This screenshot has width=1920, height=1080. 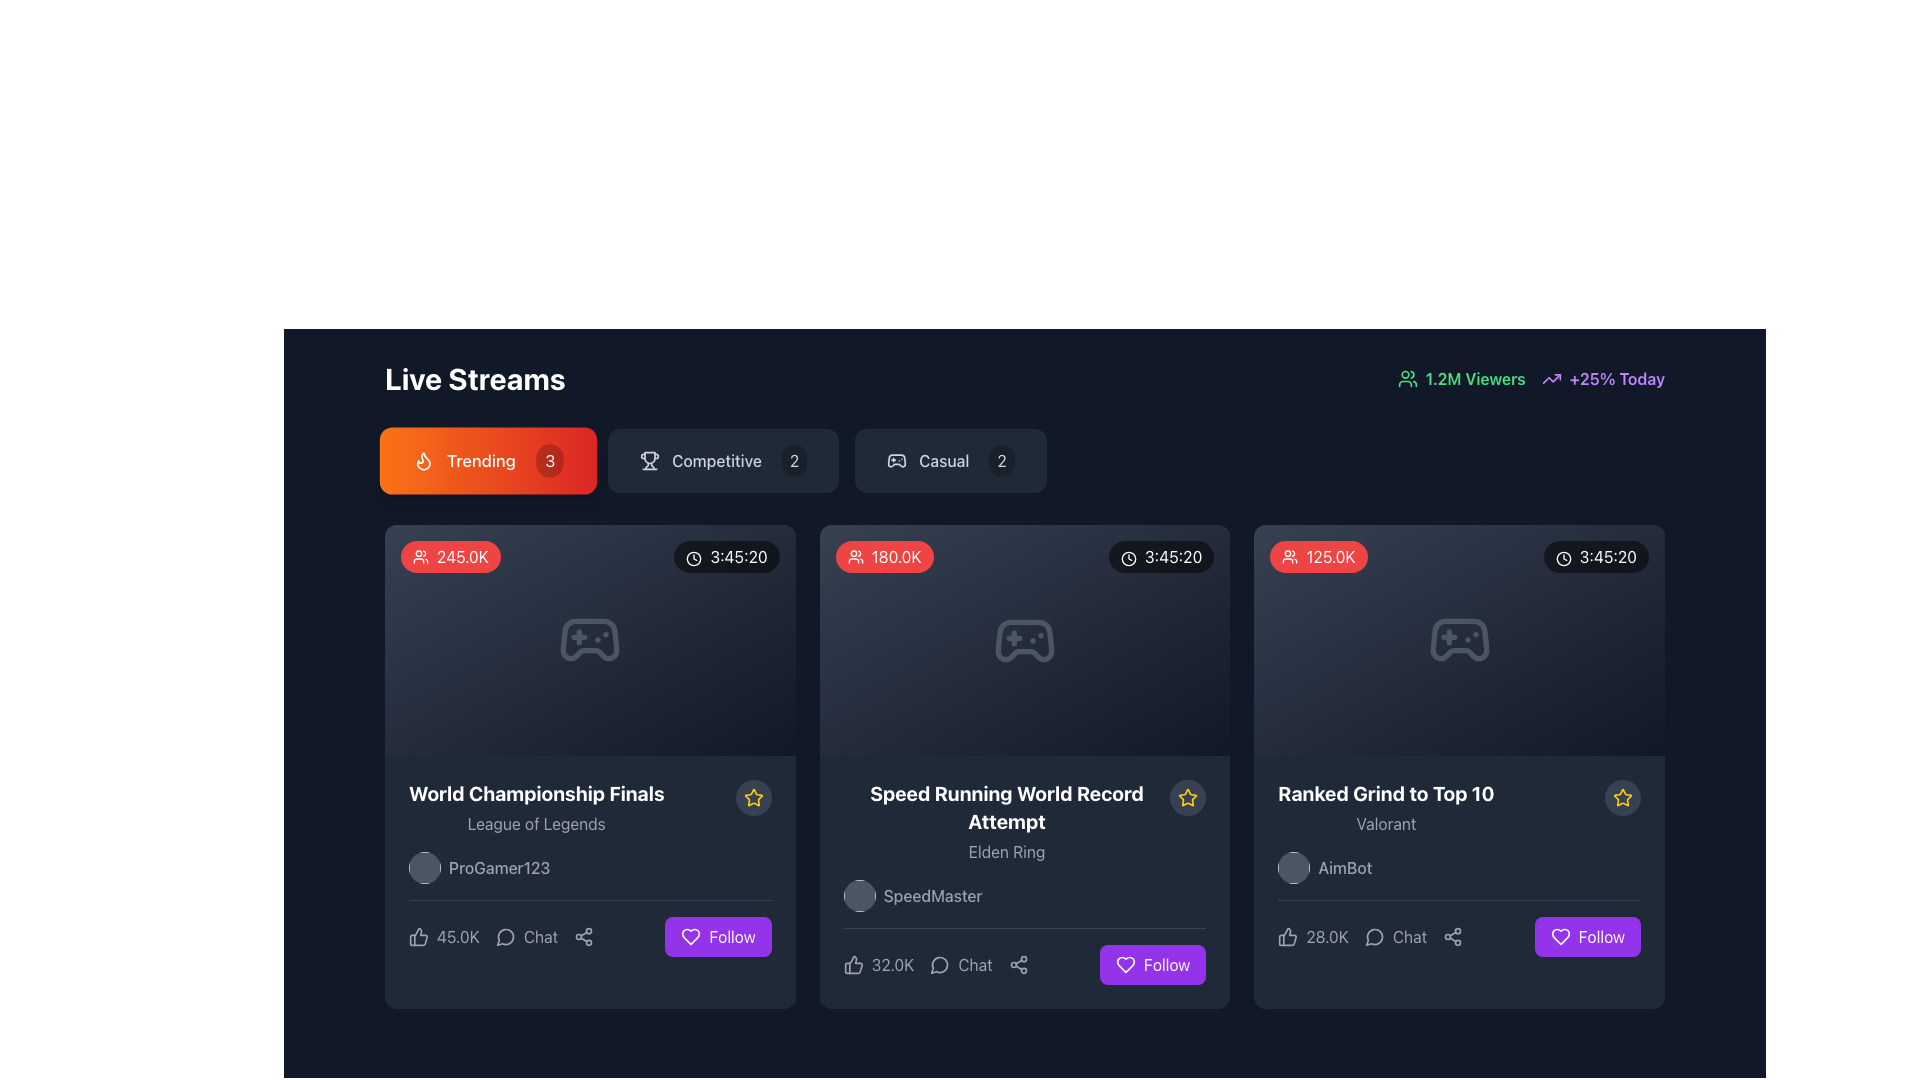 What do you see at coordinates (1007, 821) in the screenshot?
I see `the text block that displays 'Speed Running World Record Attempt' and 'Elden Ring', which is located below the game controller image in the middle card layout` at bounding box center [1007, 821].